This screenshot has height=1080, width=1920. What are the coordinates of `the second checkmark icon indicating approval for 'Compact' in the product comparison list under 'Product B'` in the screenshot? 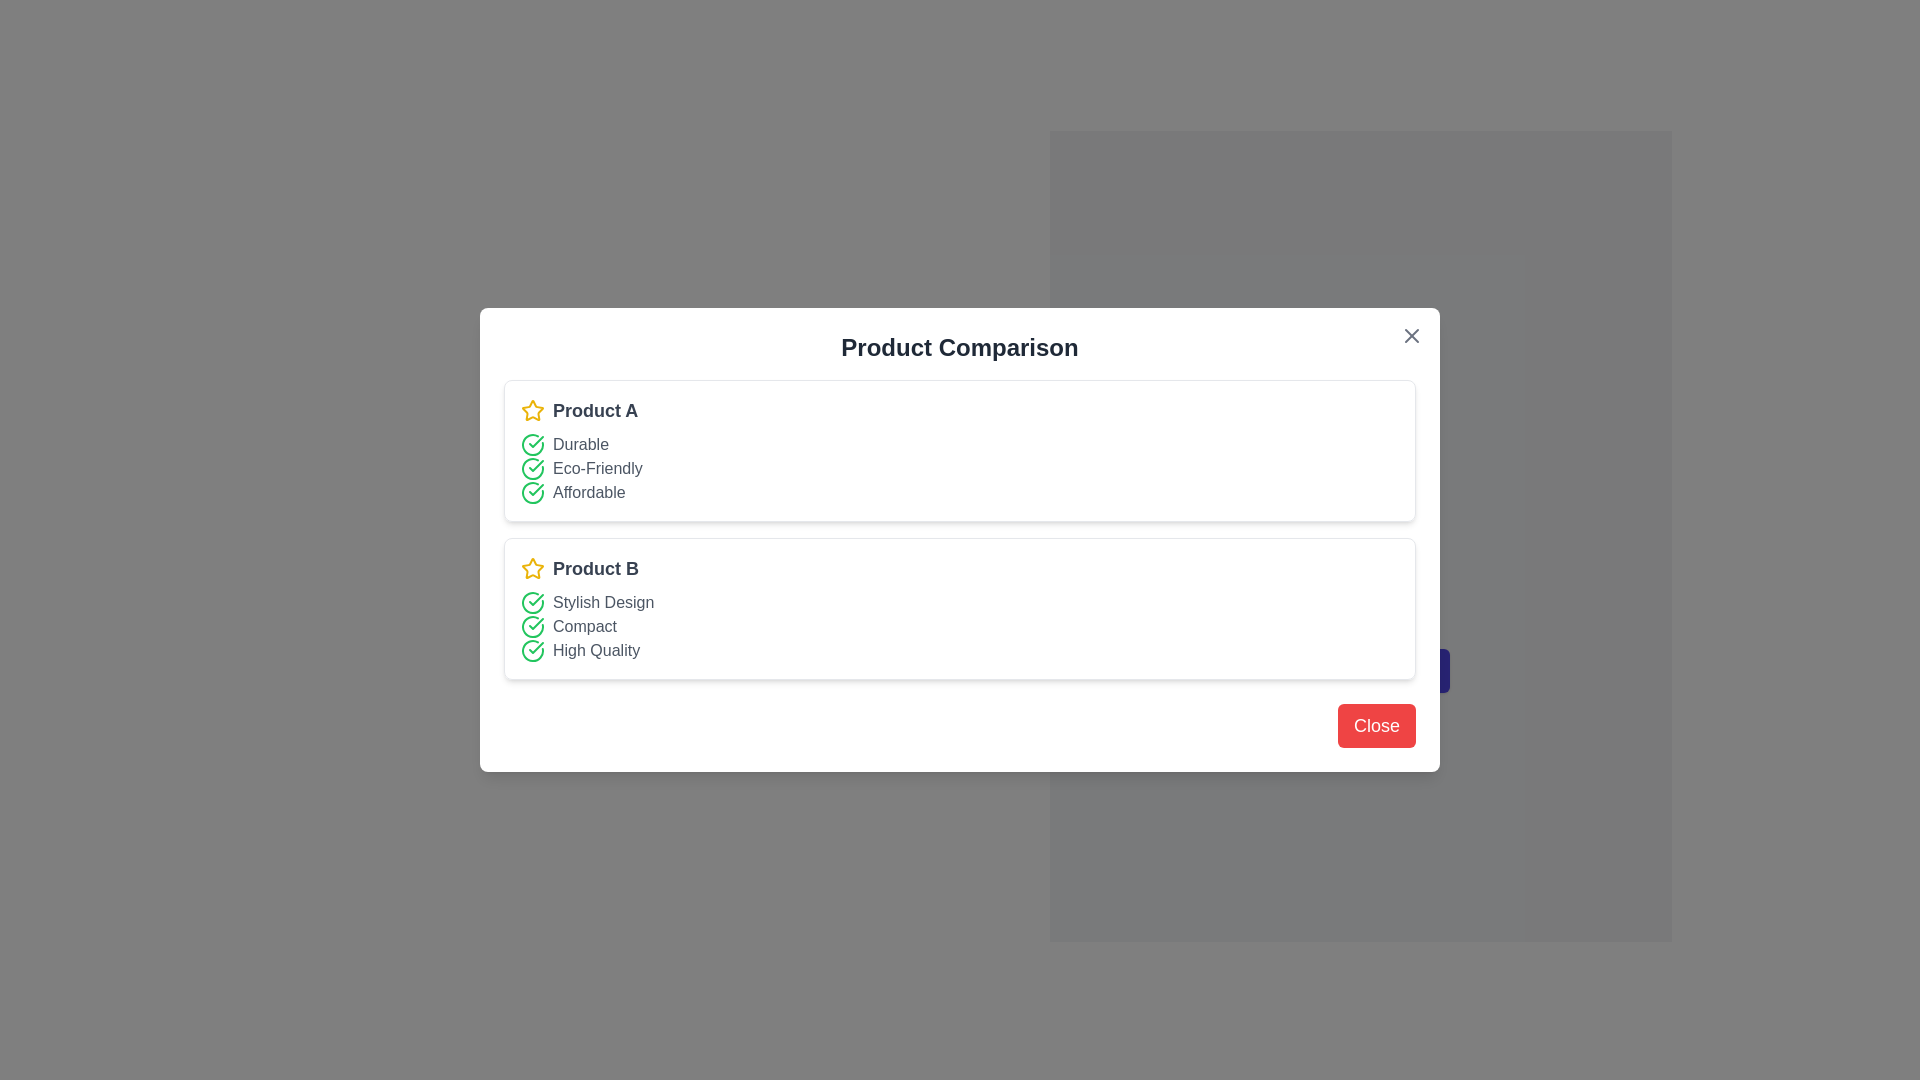 It's located at (536, 648).